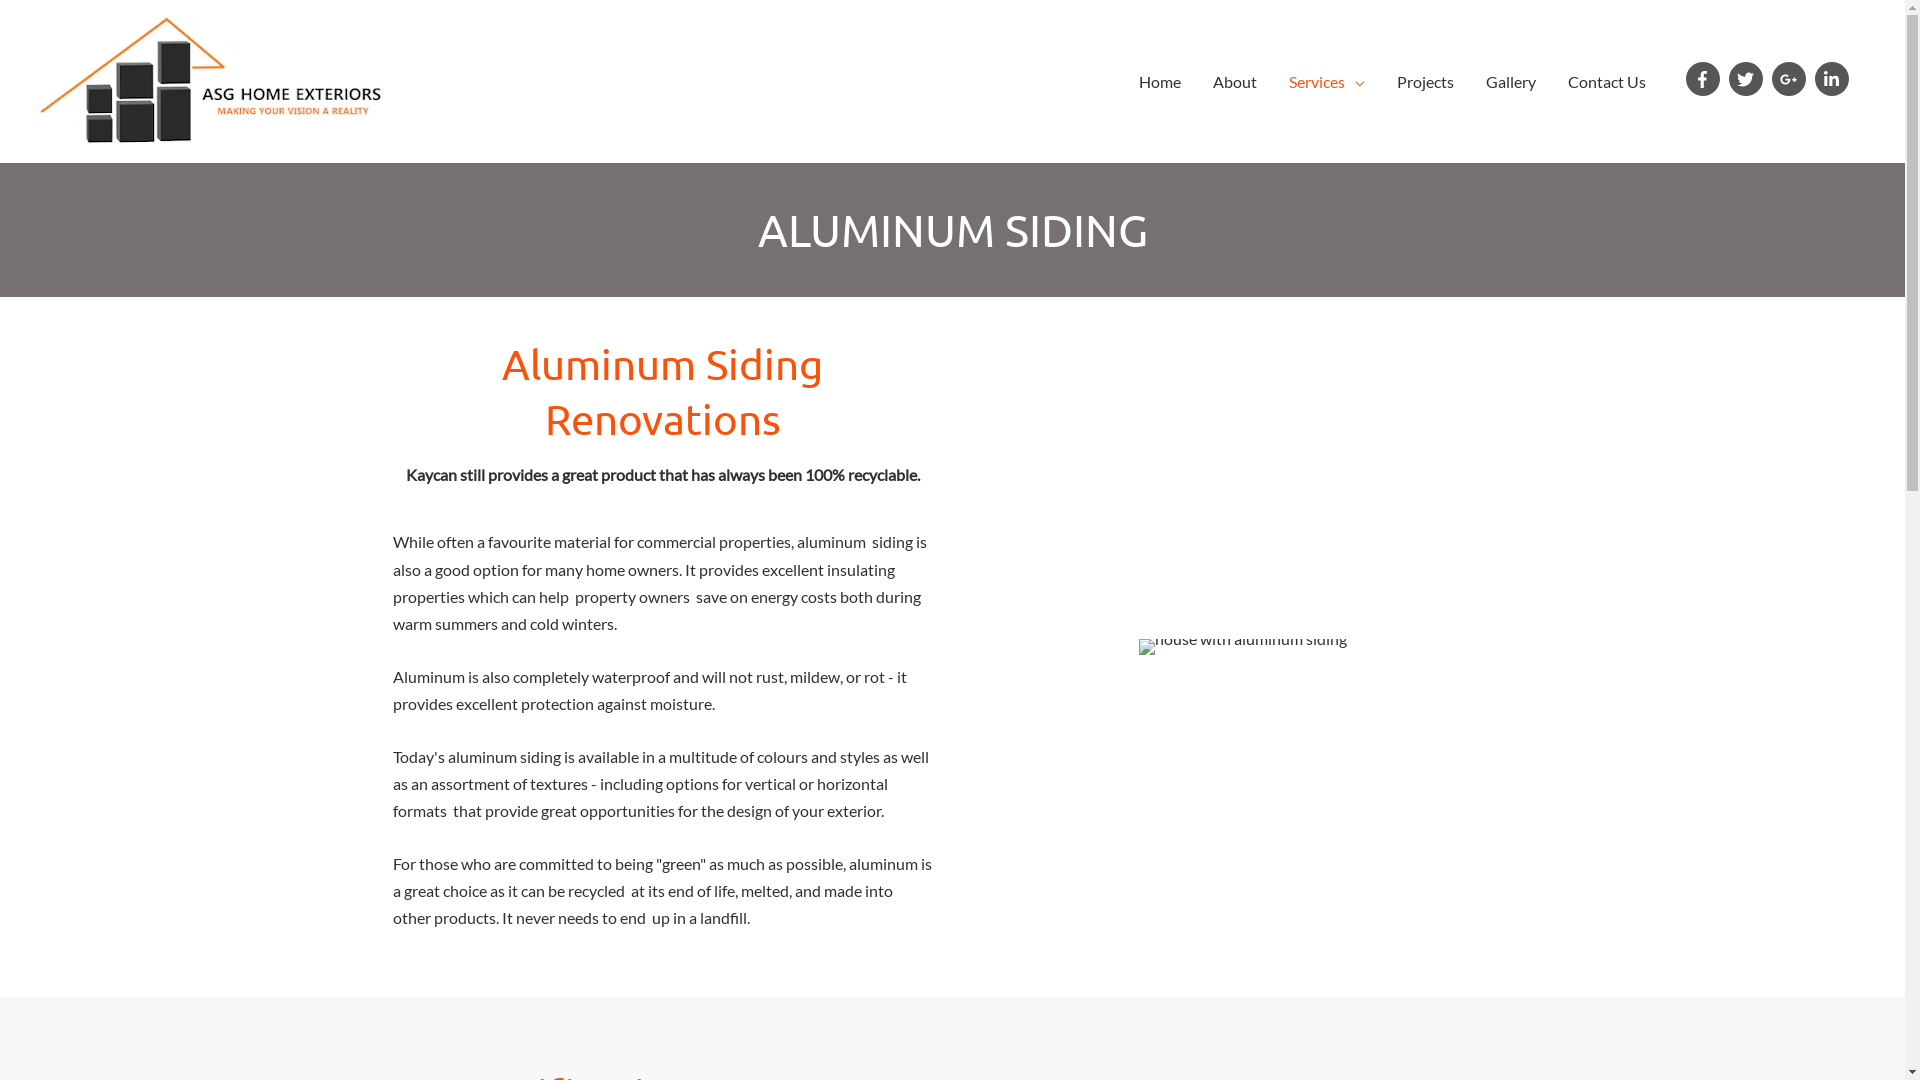  What do you see at coordinates (1511, 80) in the screenshot?
I see `'Gallery'` at bounding box center [1511, 80].